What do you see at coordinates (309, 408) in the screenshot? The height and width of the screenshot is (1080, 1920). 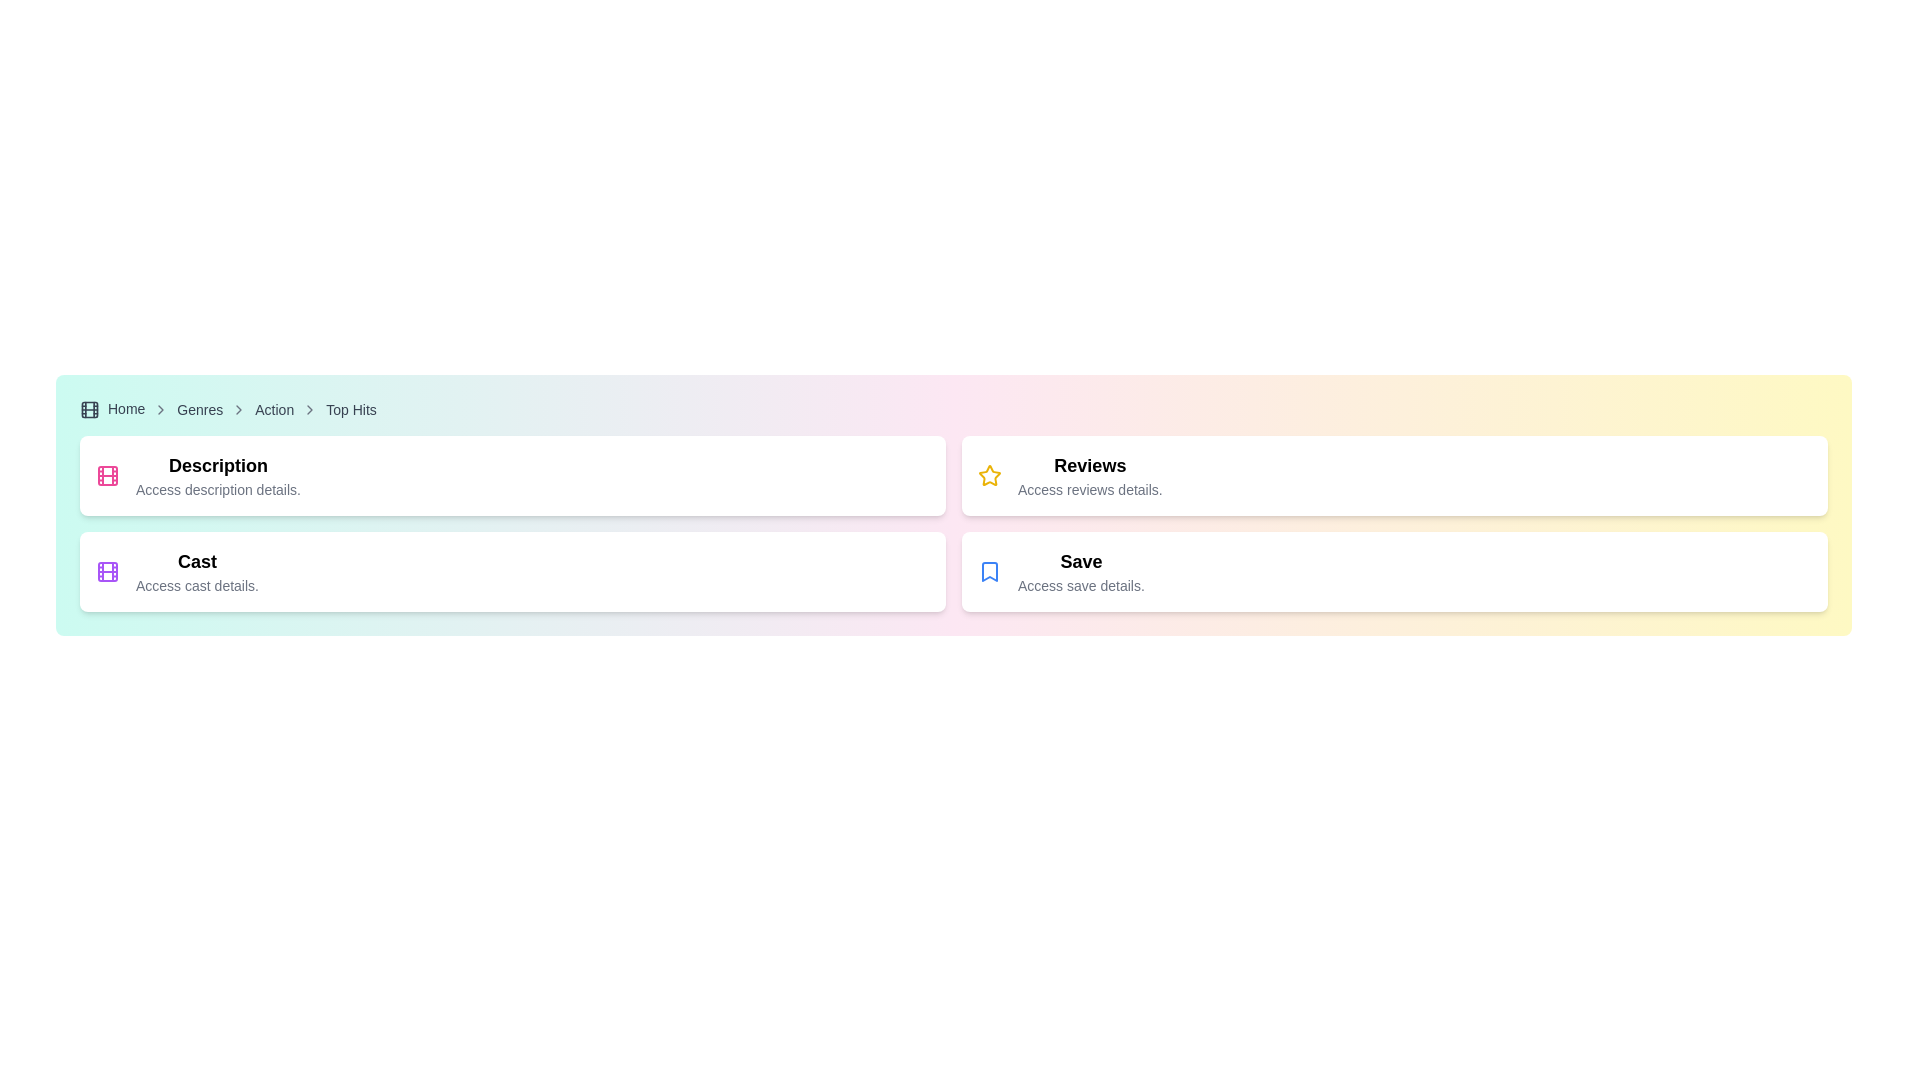 I see `the rightwards arrow icon in the breadcrumb navigation that separates the 'Action' and 'Top Hits' text links` at bounding box center [309, 408].